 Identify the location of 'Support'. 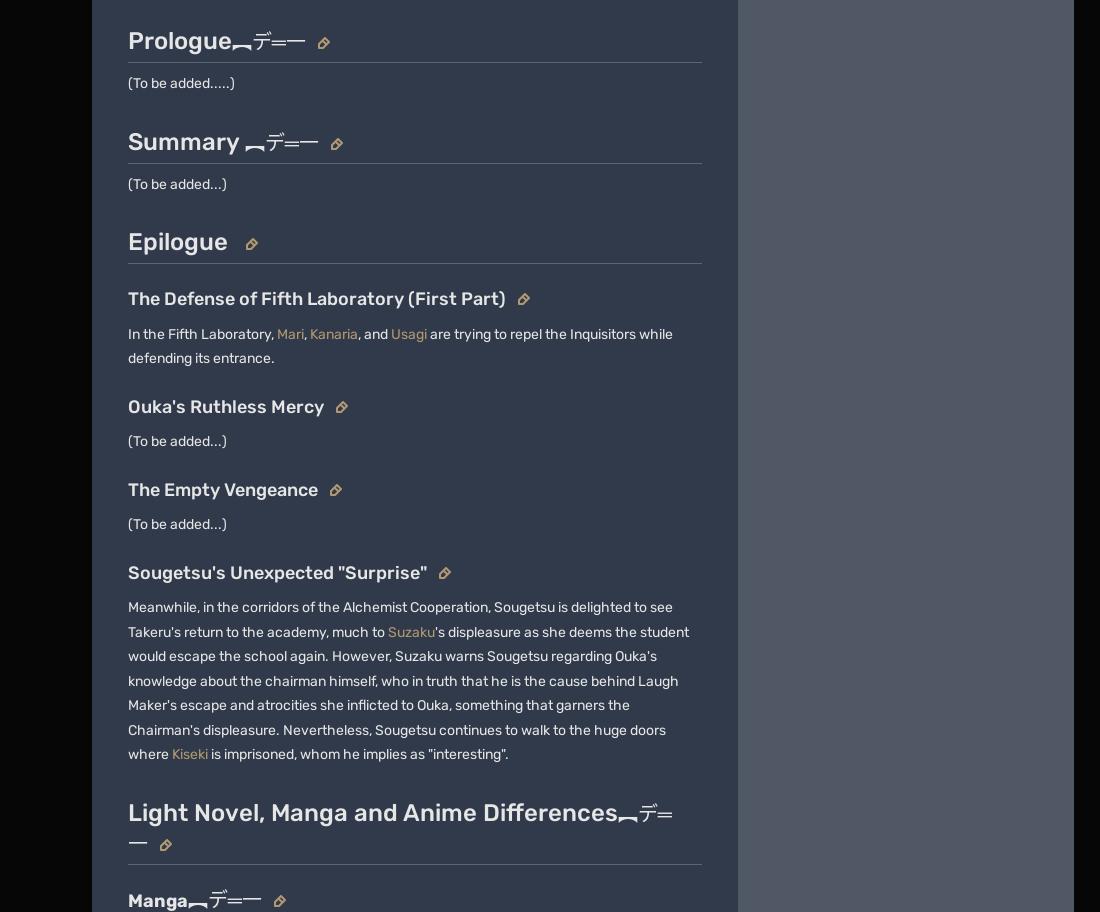
(617, 324).